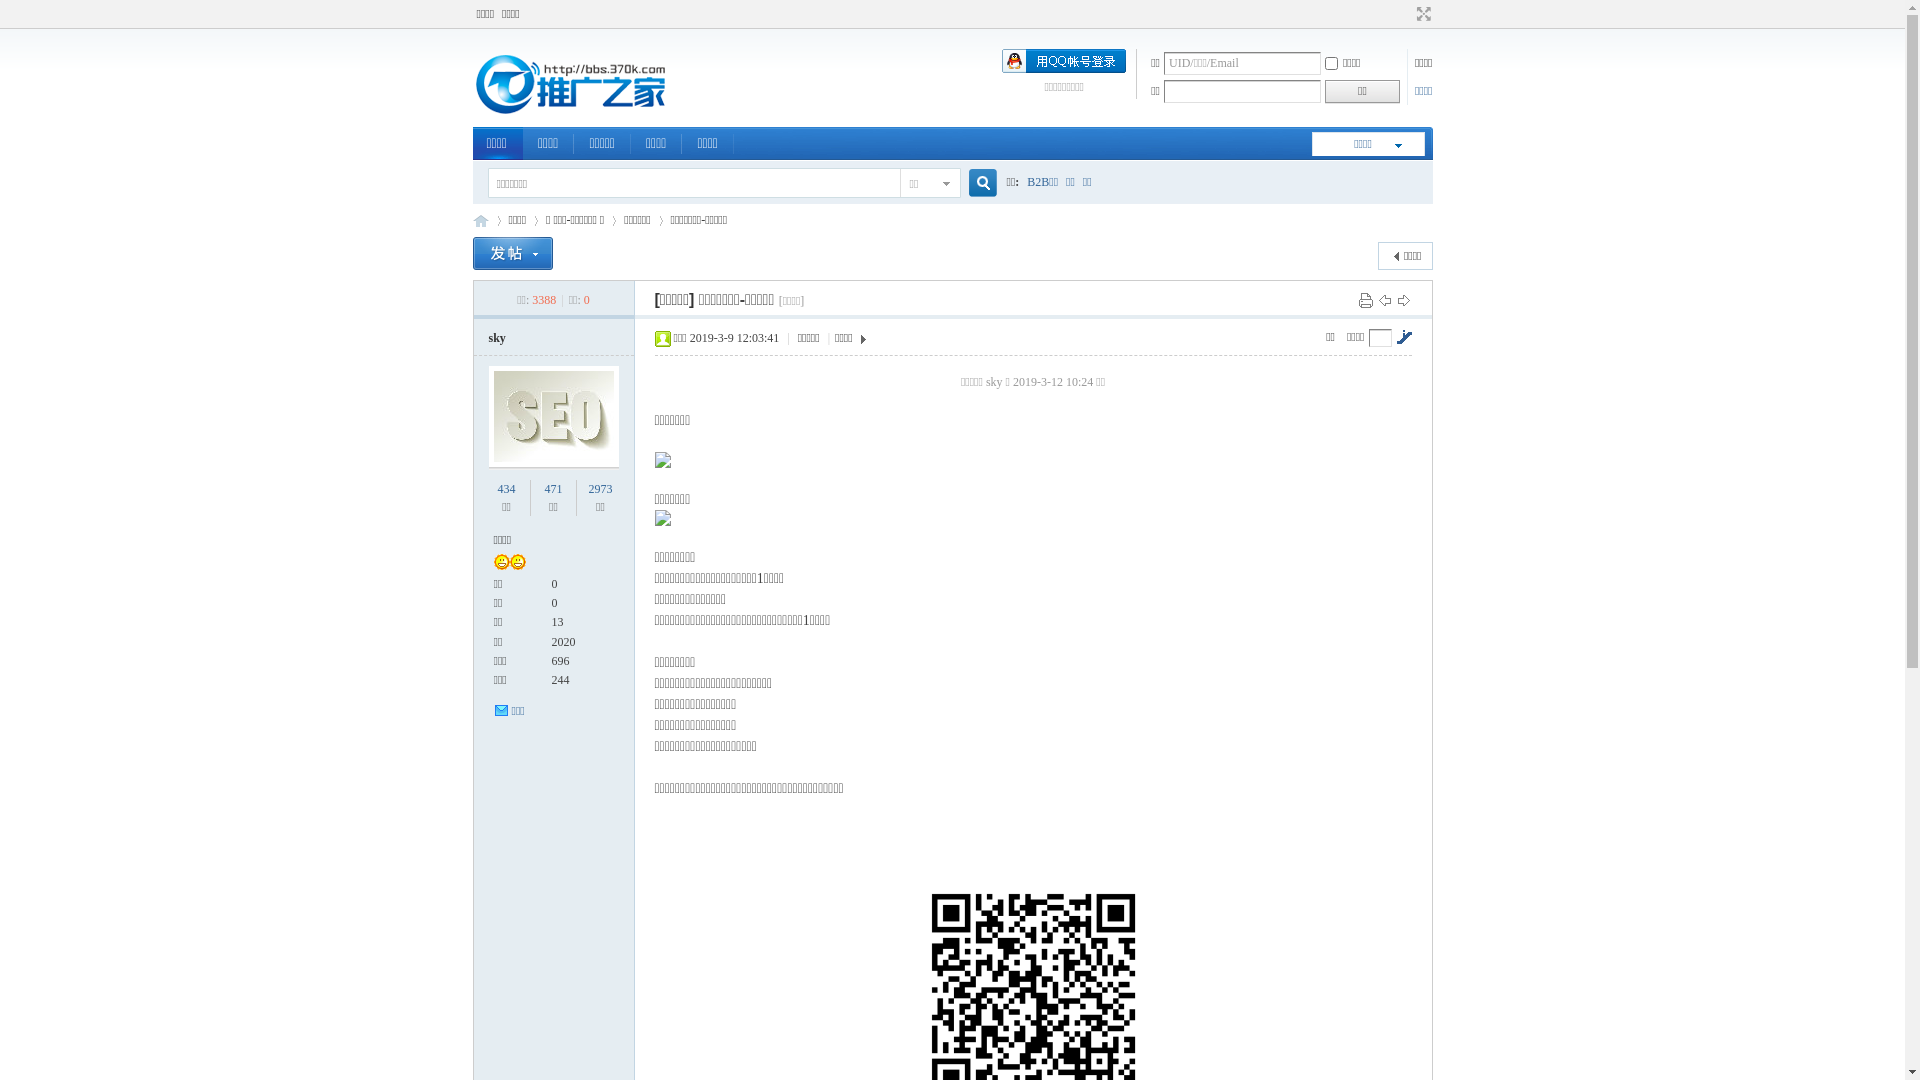  Describe the element at coordinates (496, 337) in the screenshot. I see `'sky'` at that location.